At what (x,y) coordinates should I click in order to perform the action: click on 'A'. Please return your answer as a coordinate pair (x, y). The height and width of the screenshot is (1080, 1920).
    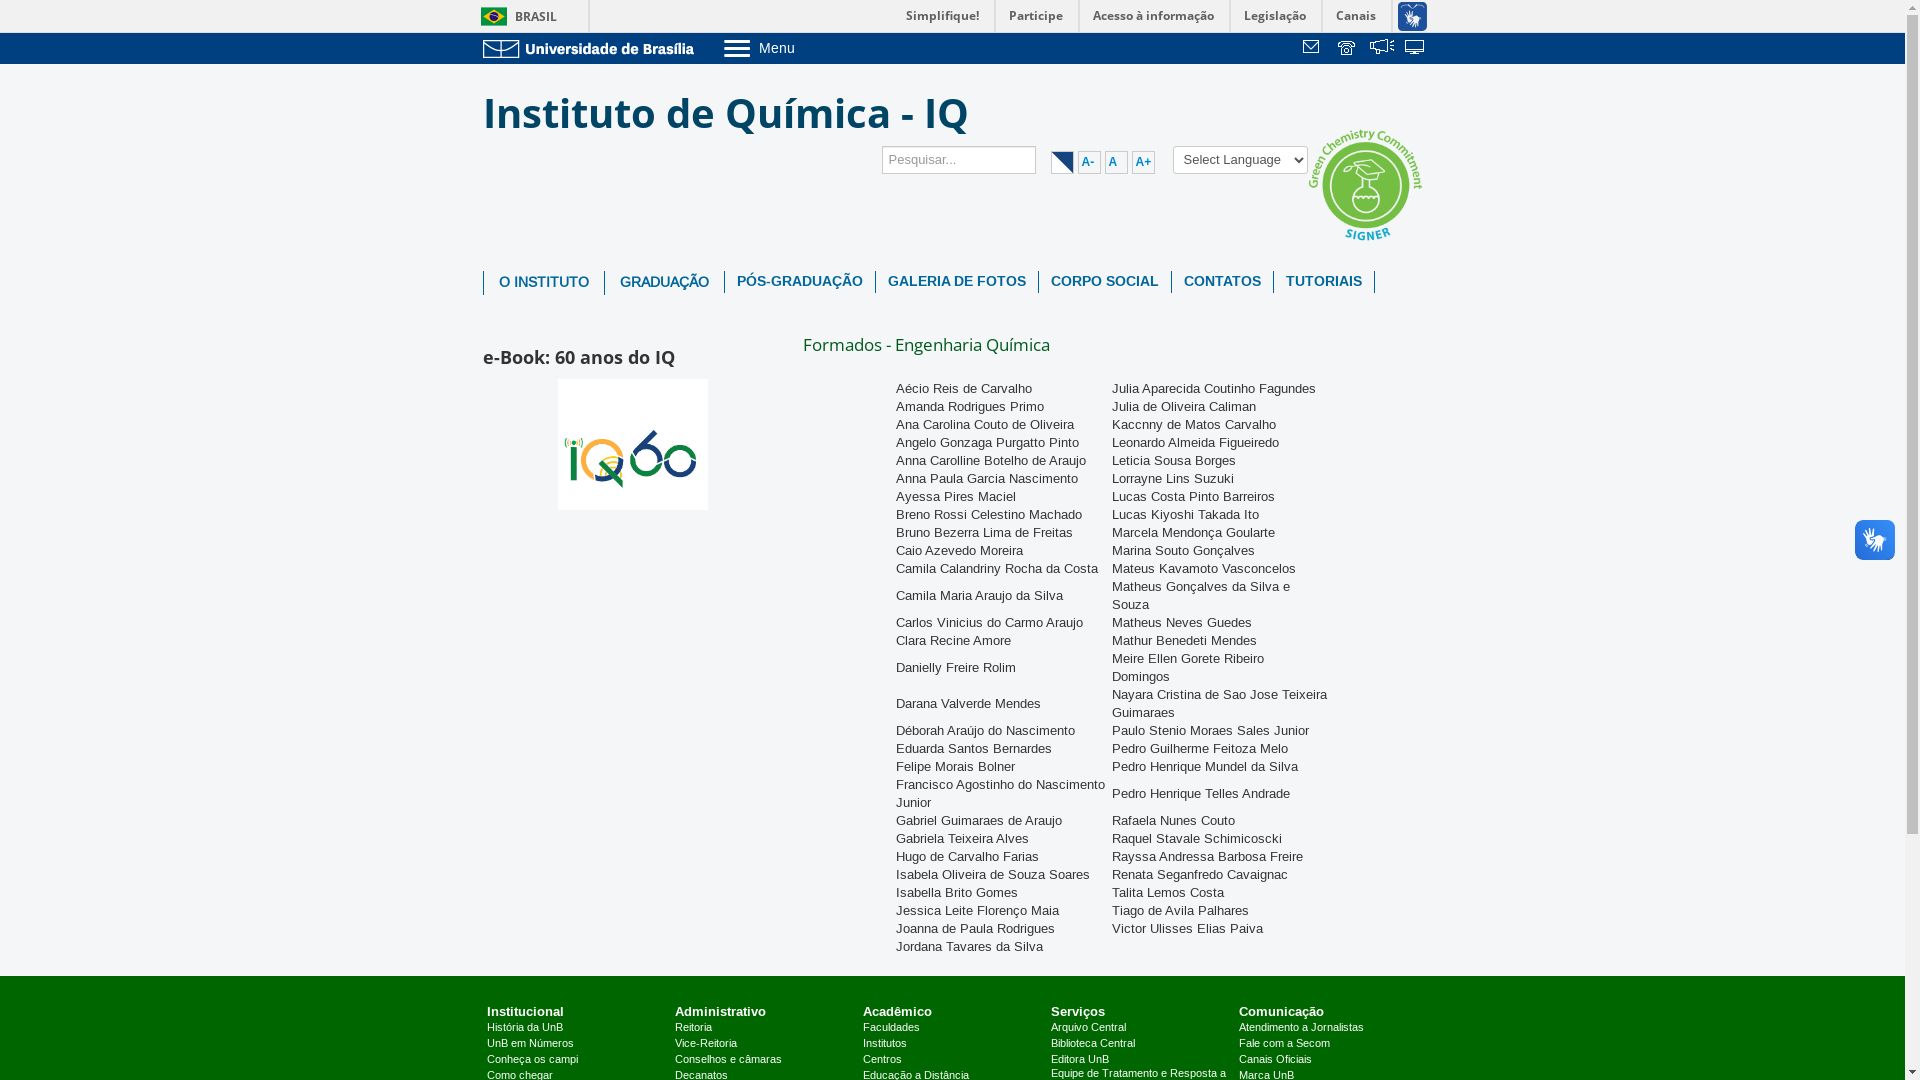
    Looking at the image, I should click on (1114, 161).